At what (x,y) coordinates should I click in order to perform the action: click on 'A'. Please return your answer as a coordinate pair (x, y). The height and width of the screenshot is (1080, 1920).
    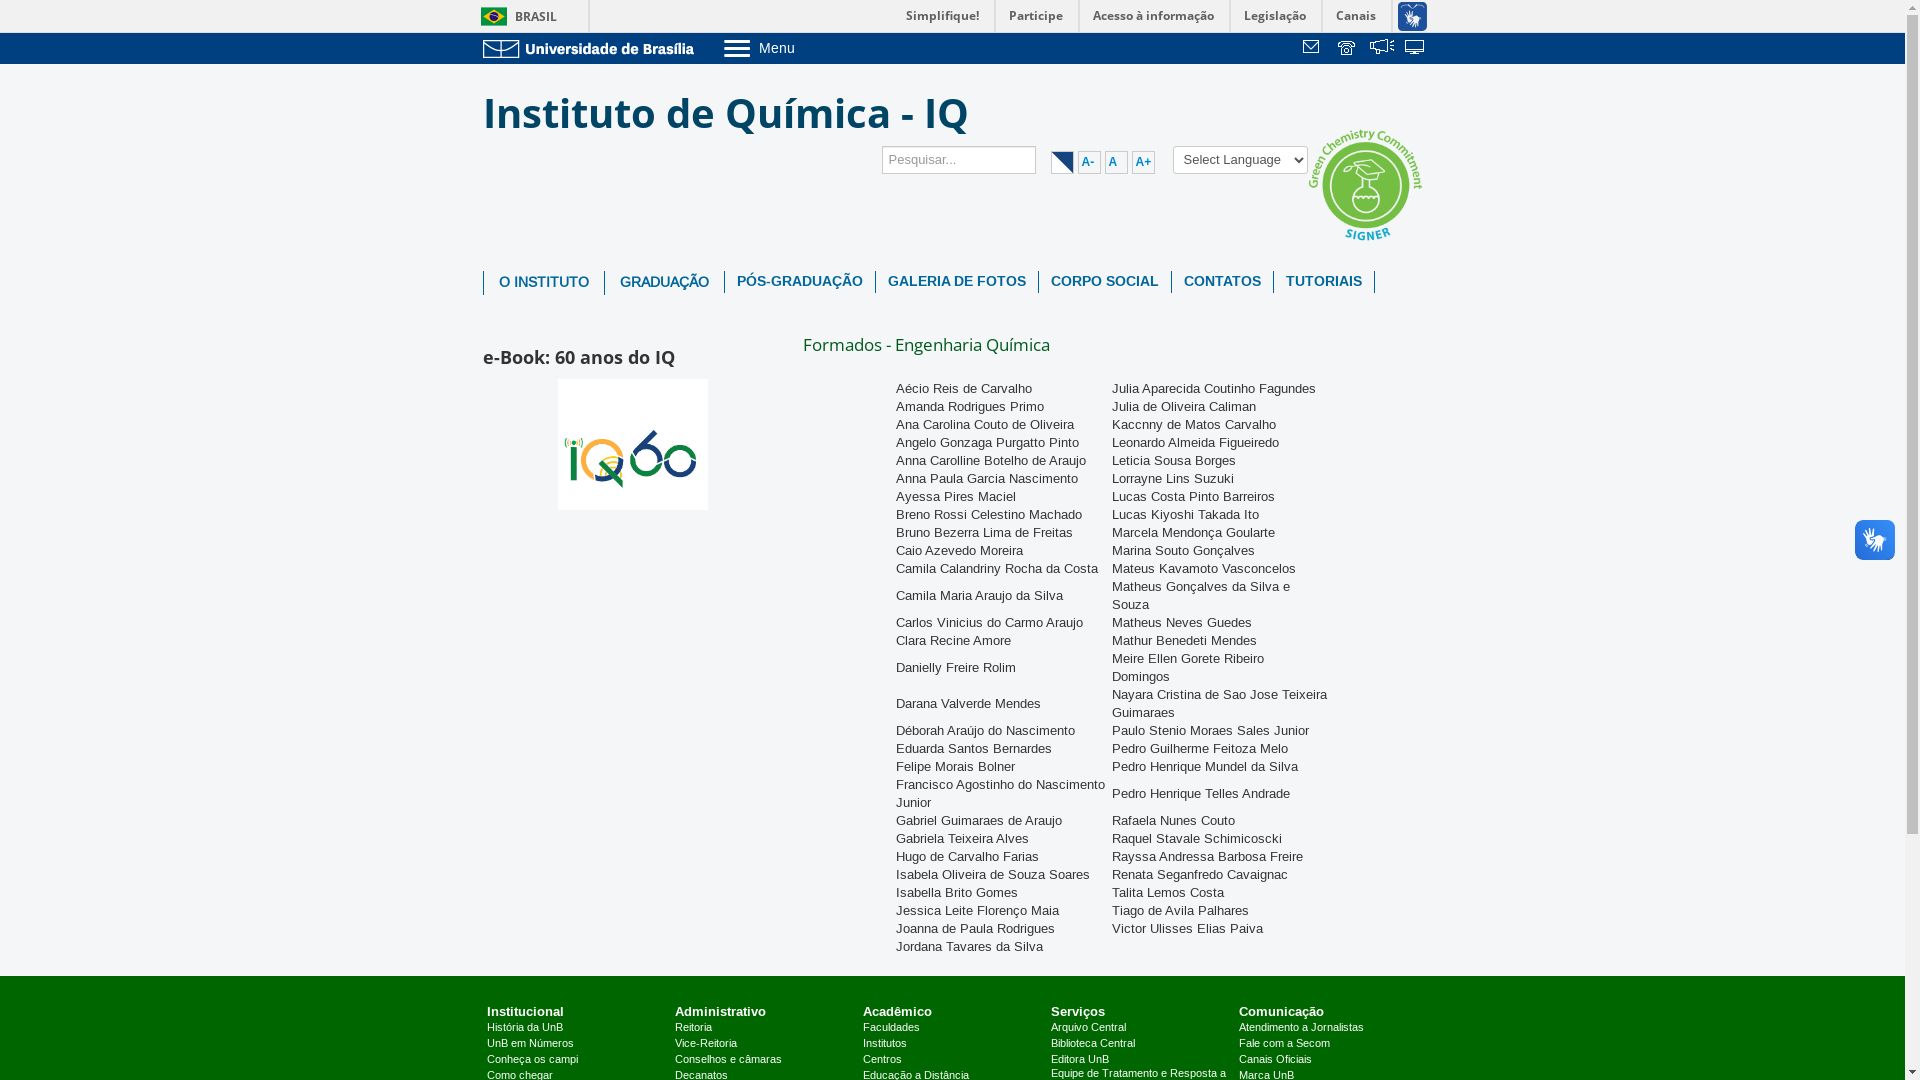
    Looking at the image, I should click on (1114, 161).